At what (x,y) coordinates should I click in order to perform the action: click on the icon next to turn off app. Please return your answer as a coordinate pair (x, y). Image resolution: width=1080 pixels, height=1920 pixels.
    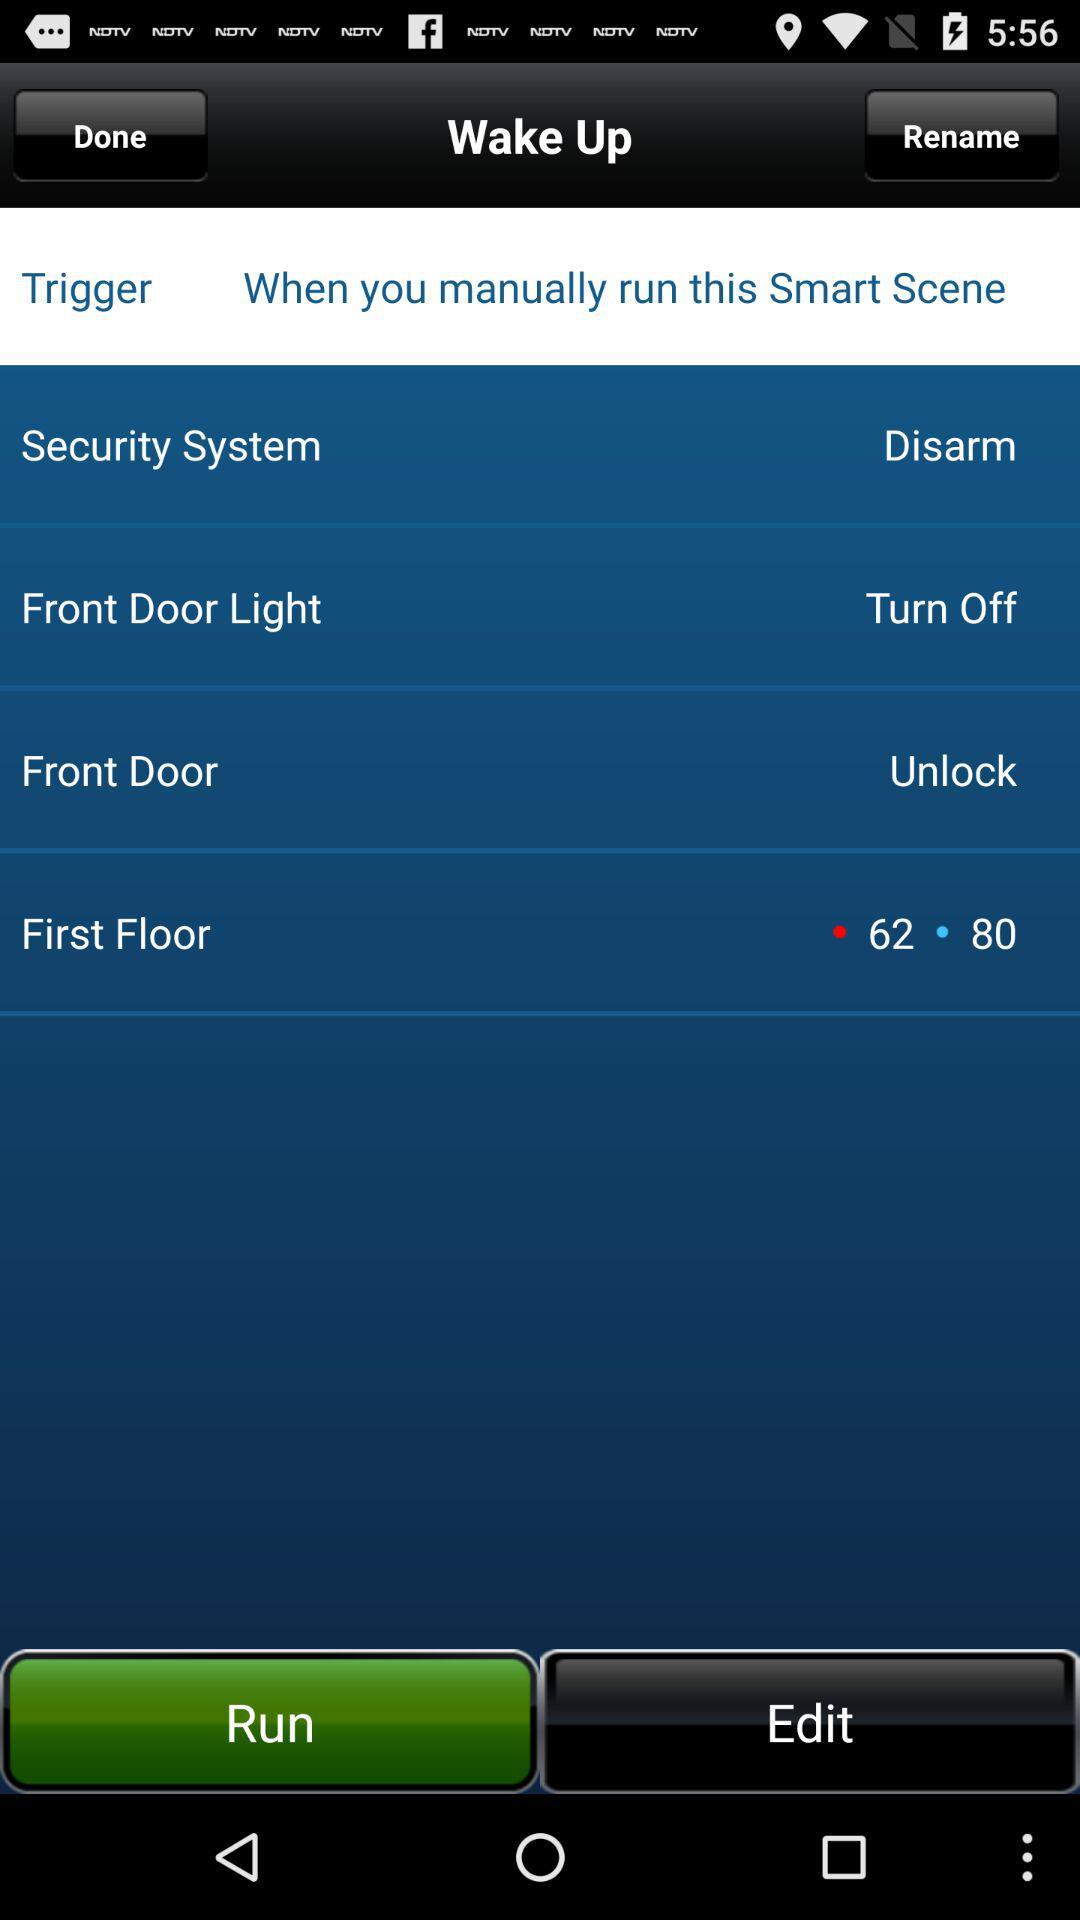
    Looking at the image, I should click on (434, 442).